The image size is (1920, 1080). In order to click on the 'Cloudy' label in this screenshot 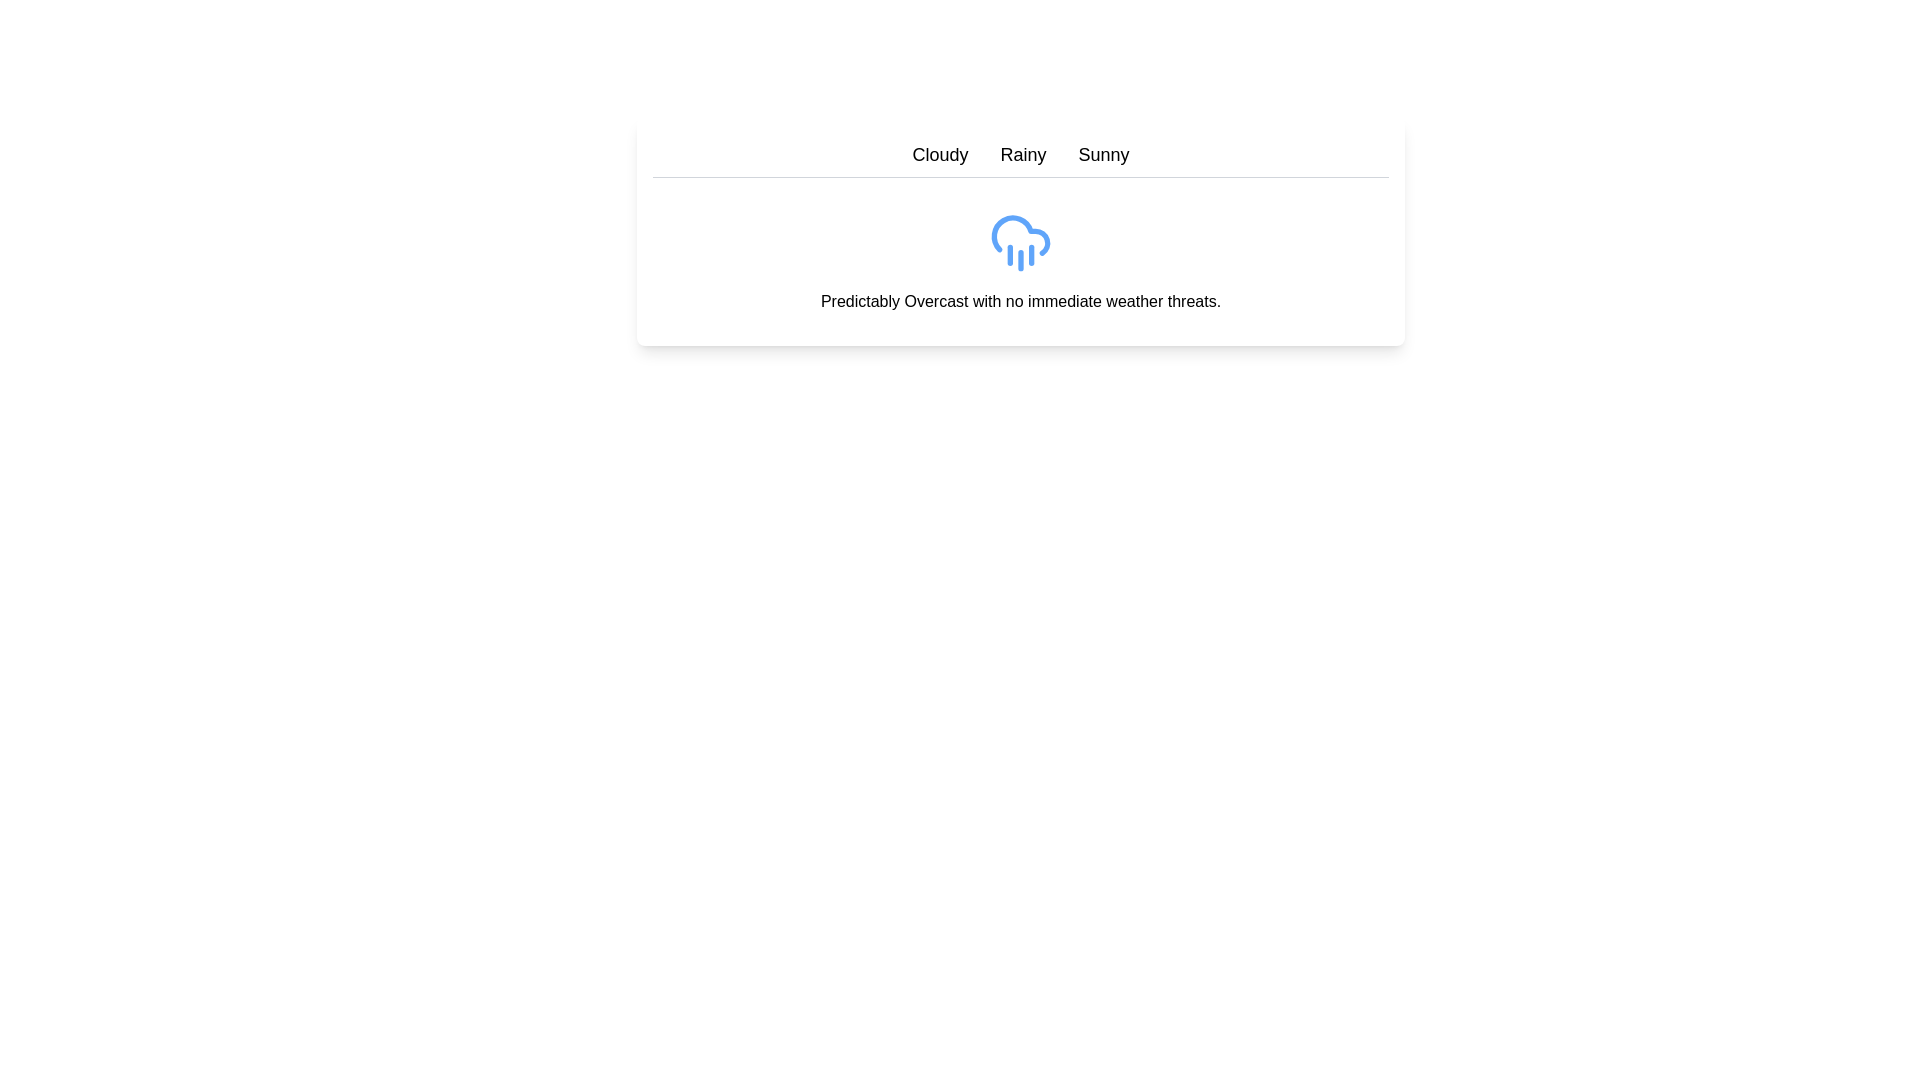, I will do `click(939, 153)`.